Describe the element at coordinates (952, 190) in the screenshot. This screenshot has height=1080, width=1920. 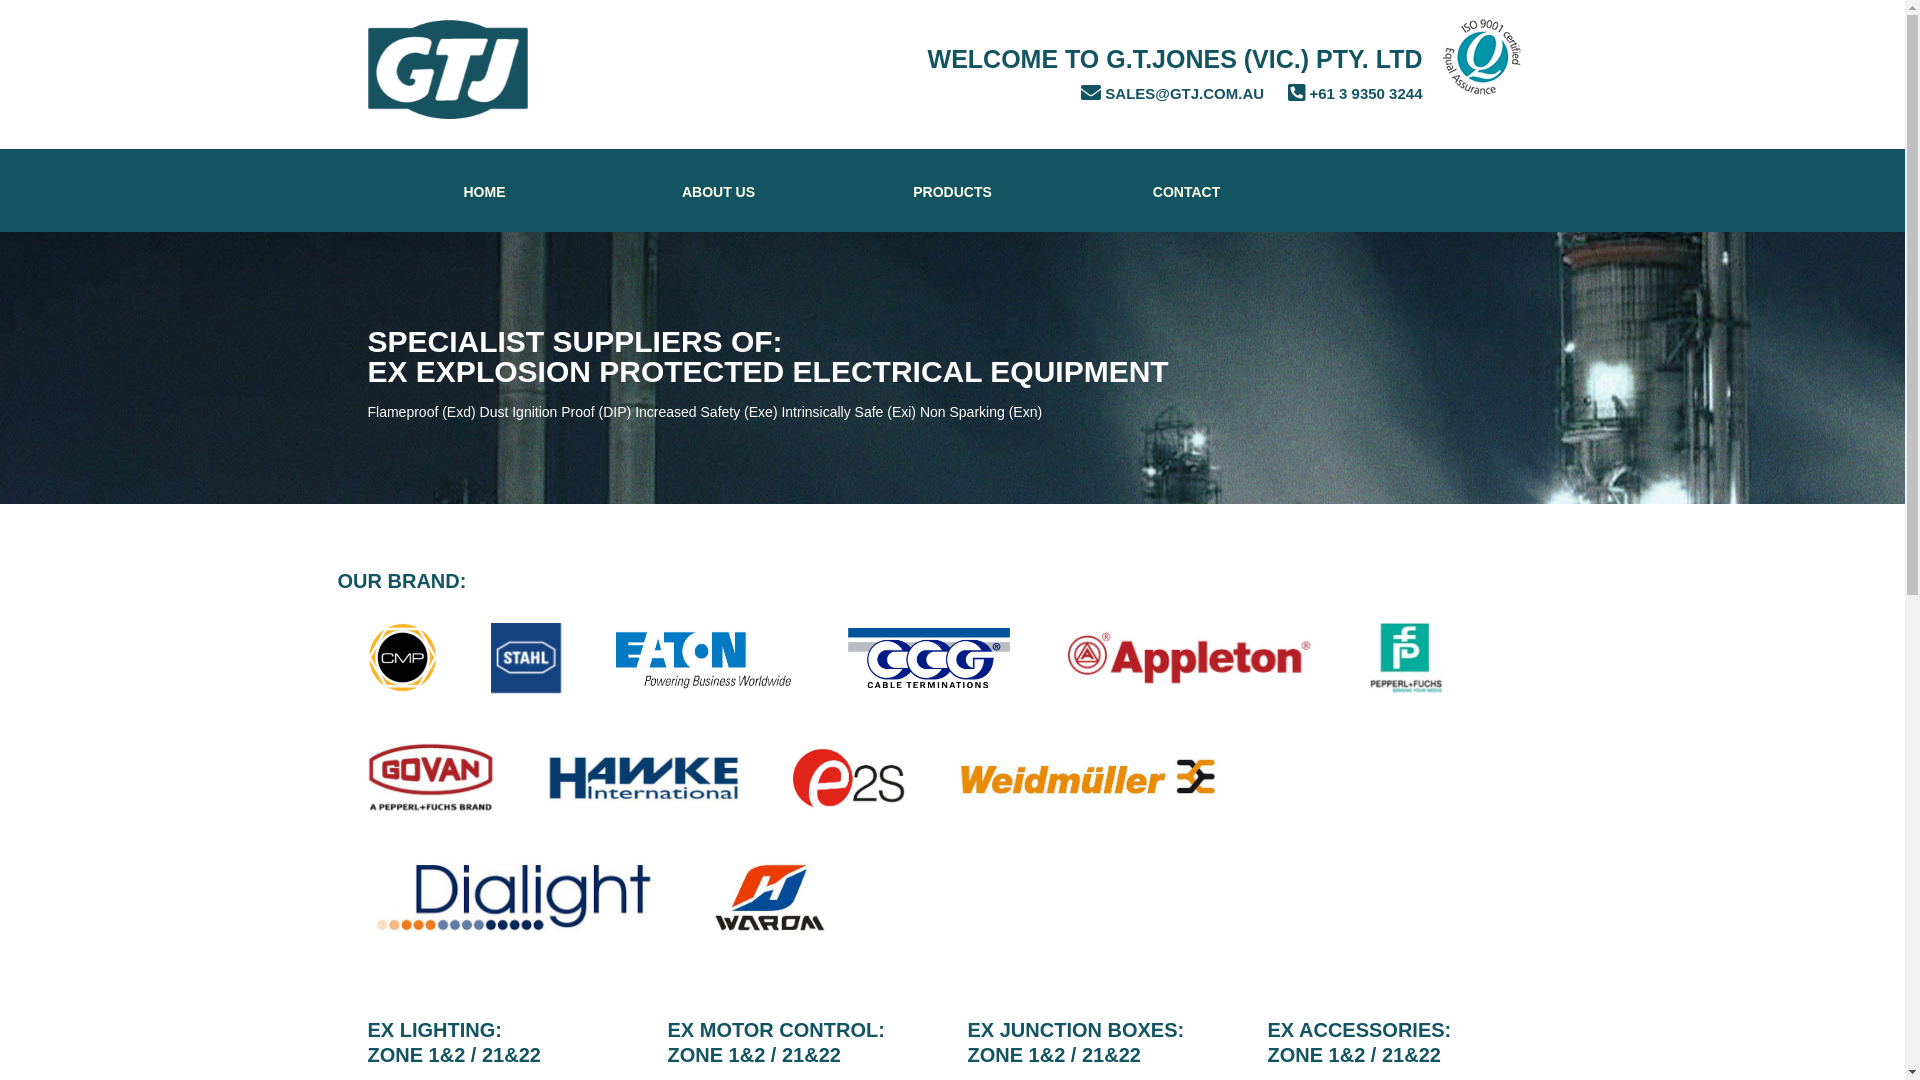
I see `'PRODUCTS'` at that location.